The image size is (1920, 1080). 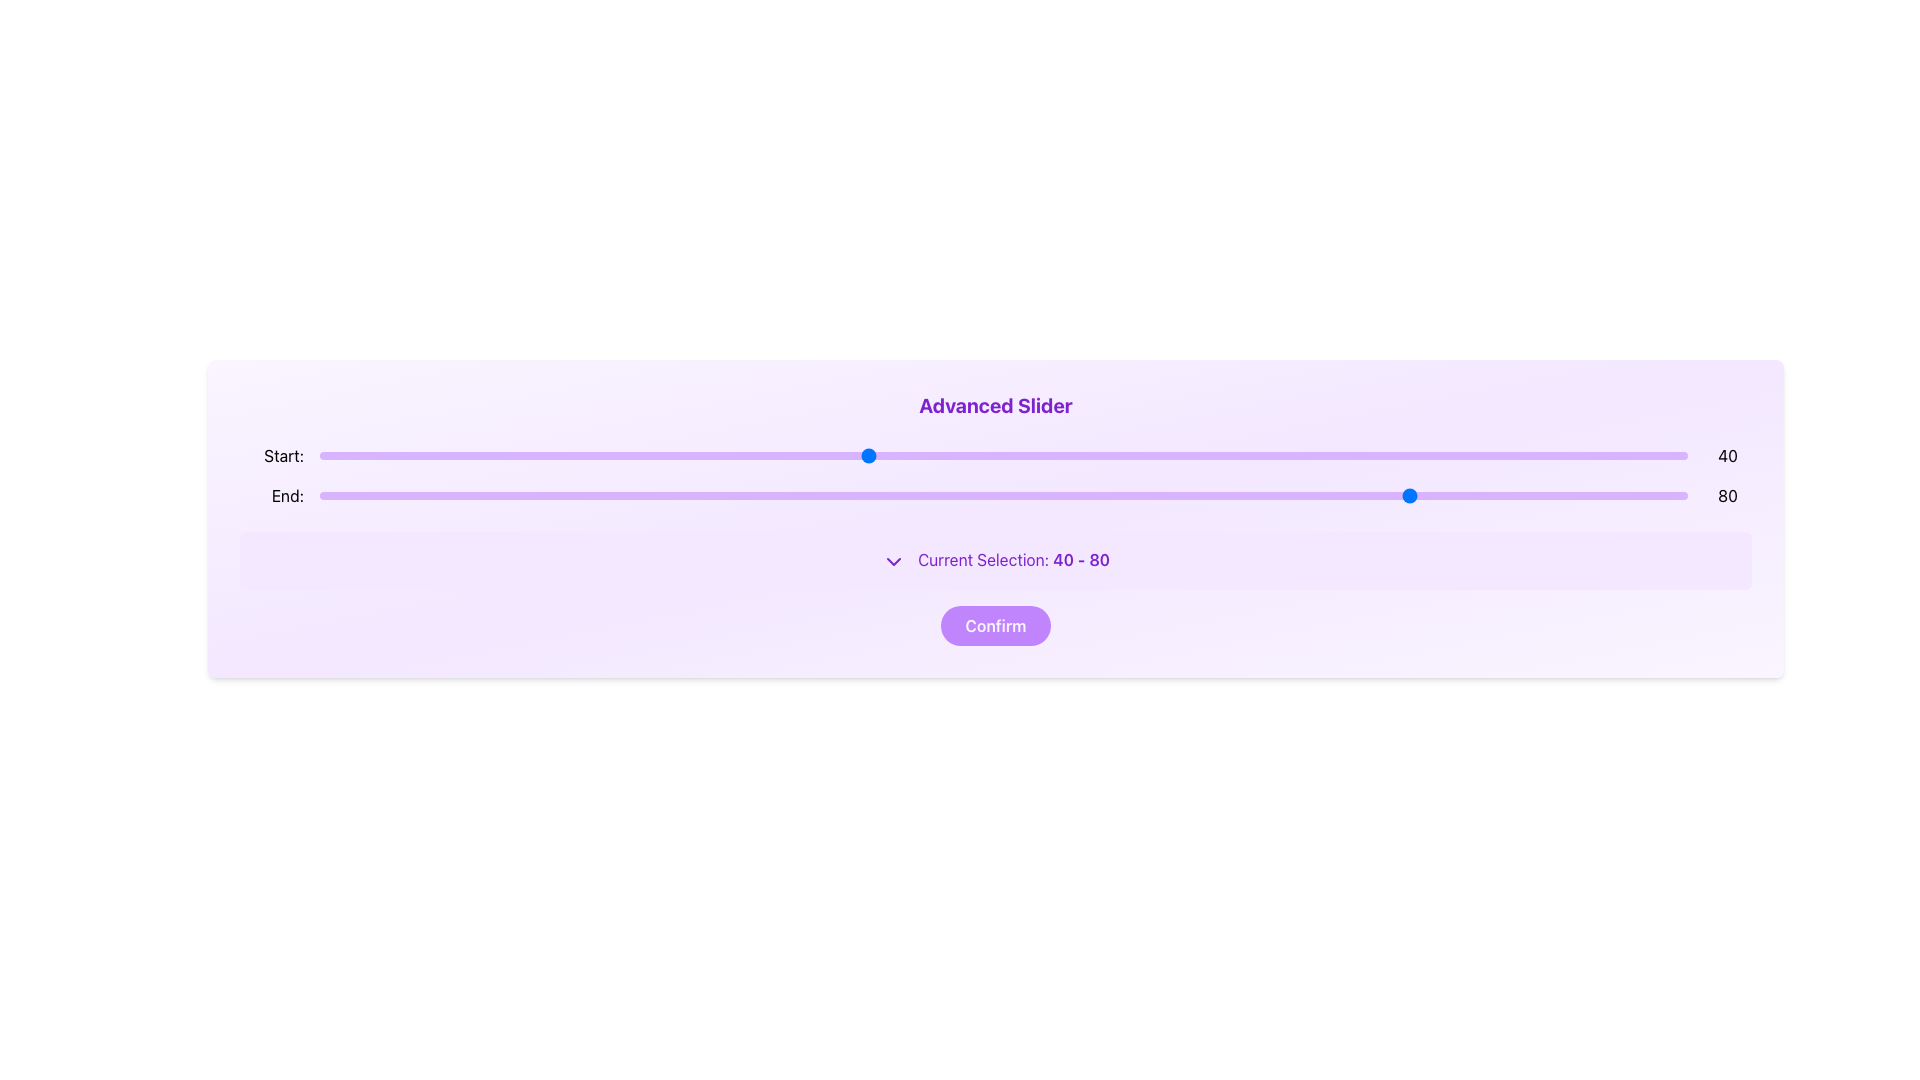 What do you see at coordinates (1262, 495) in the screenshot?
I see `the 'End' value` at bounding box center [1262, 495].